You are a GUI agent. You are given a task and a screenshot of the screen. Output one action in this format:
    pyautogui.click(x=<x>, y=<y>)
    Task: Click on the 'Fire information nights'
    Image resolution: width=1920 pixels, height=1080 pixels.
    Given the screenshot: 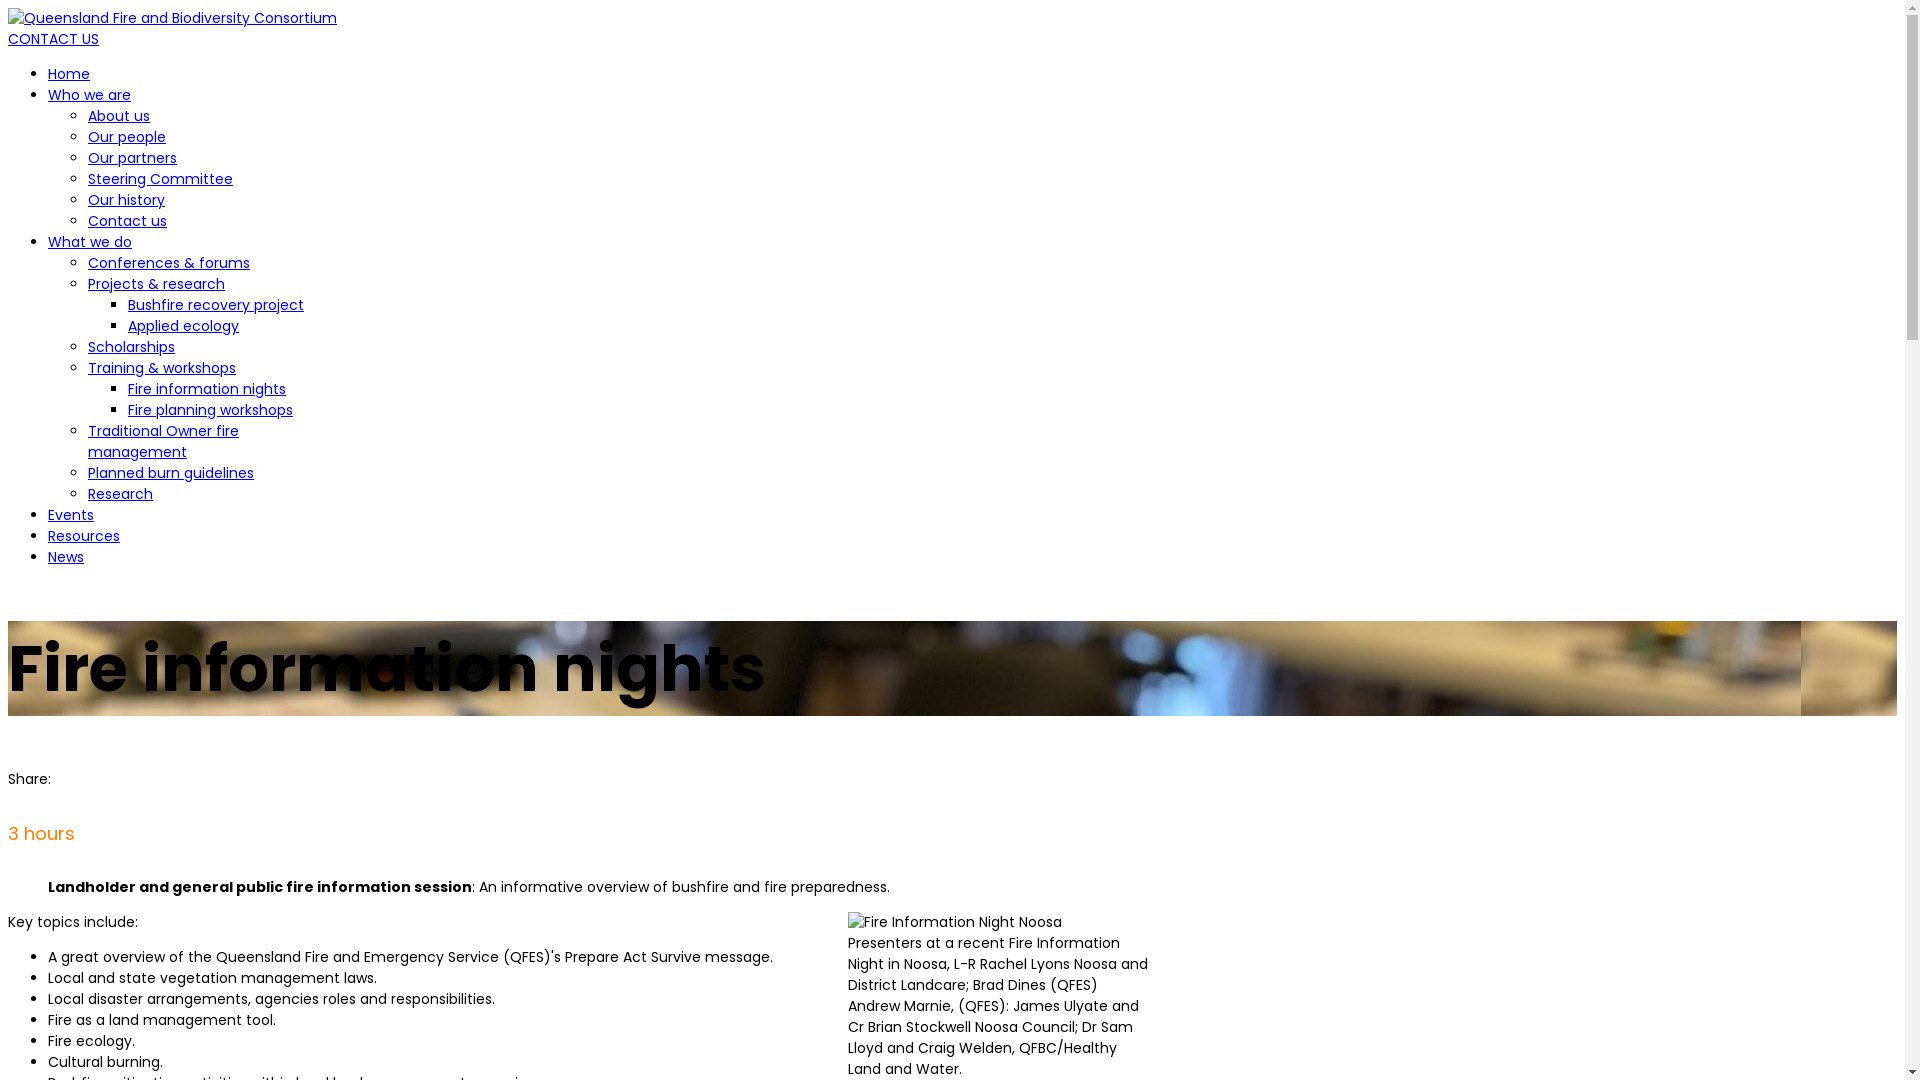 What is the action you would take?
    pyautogui.click(x=206, y=389)
    